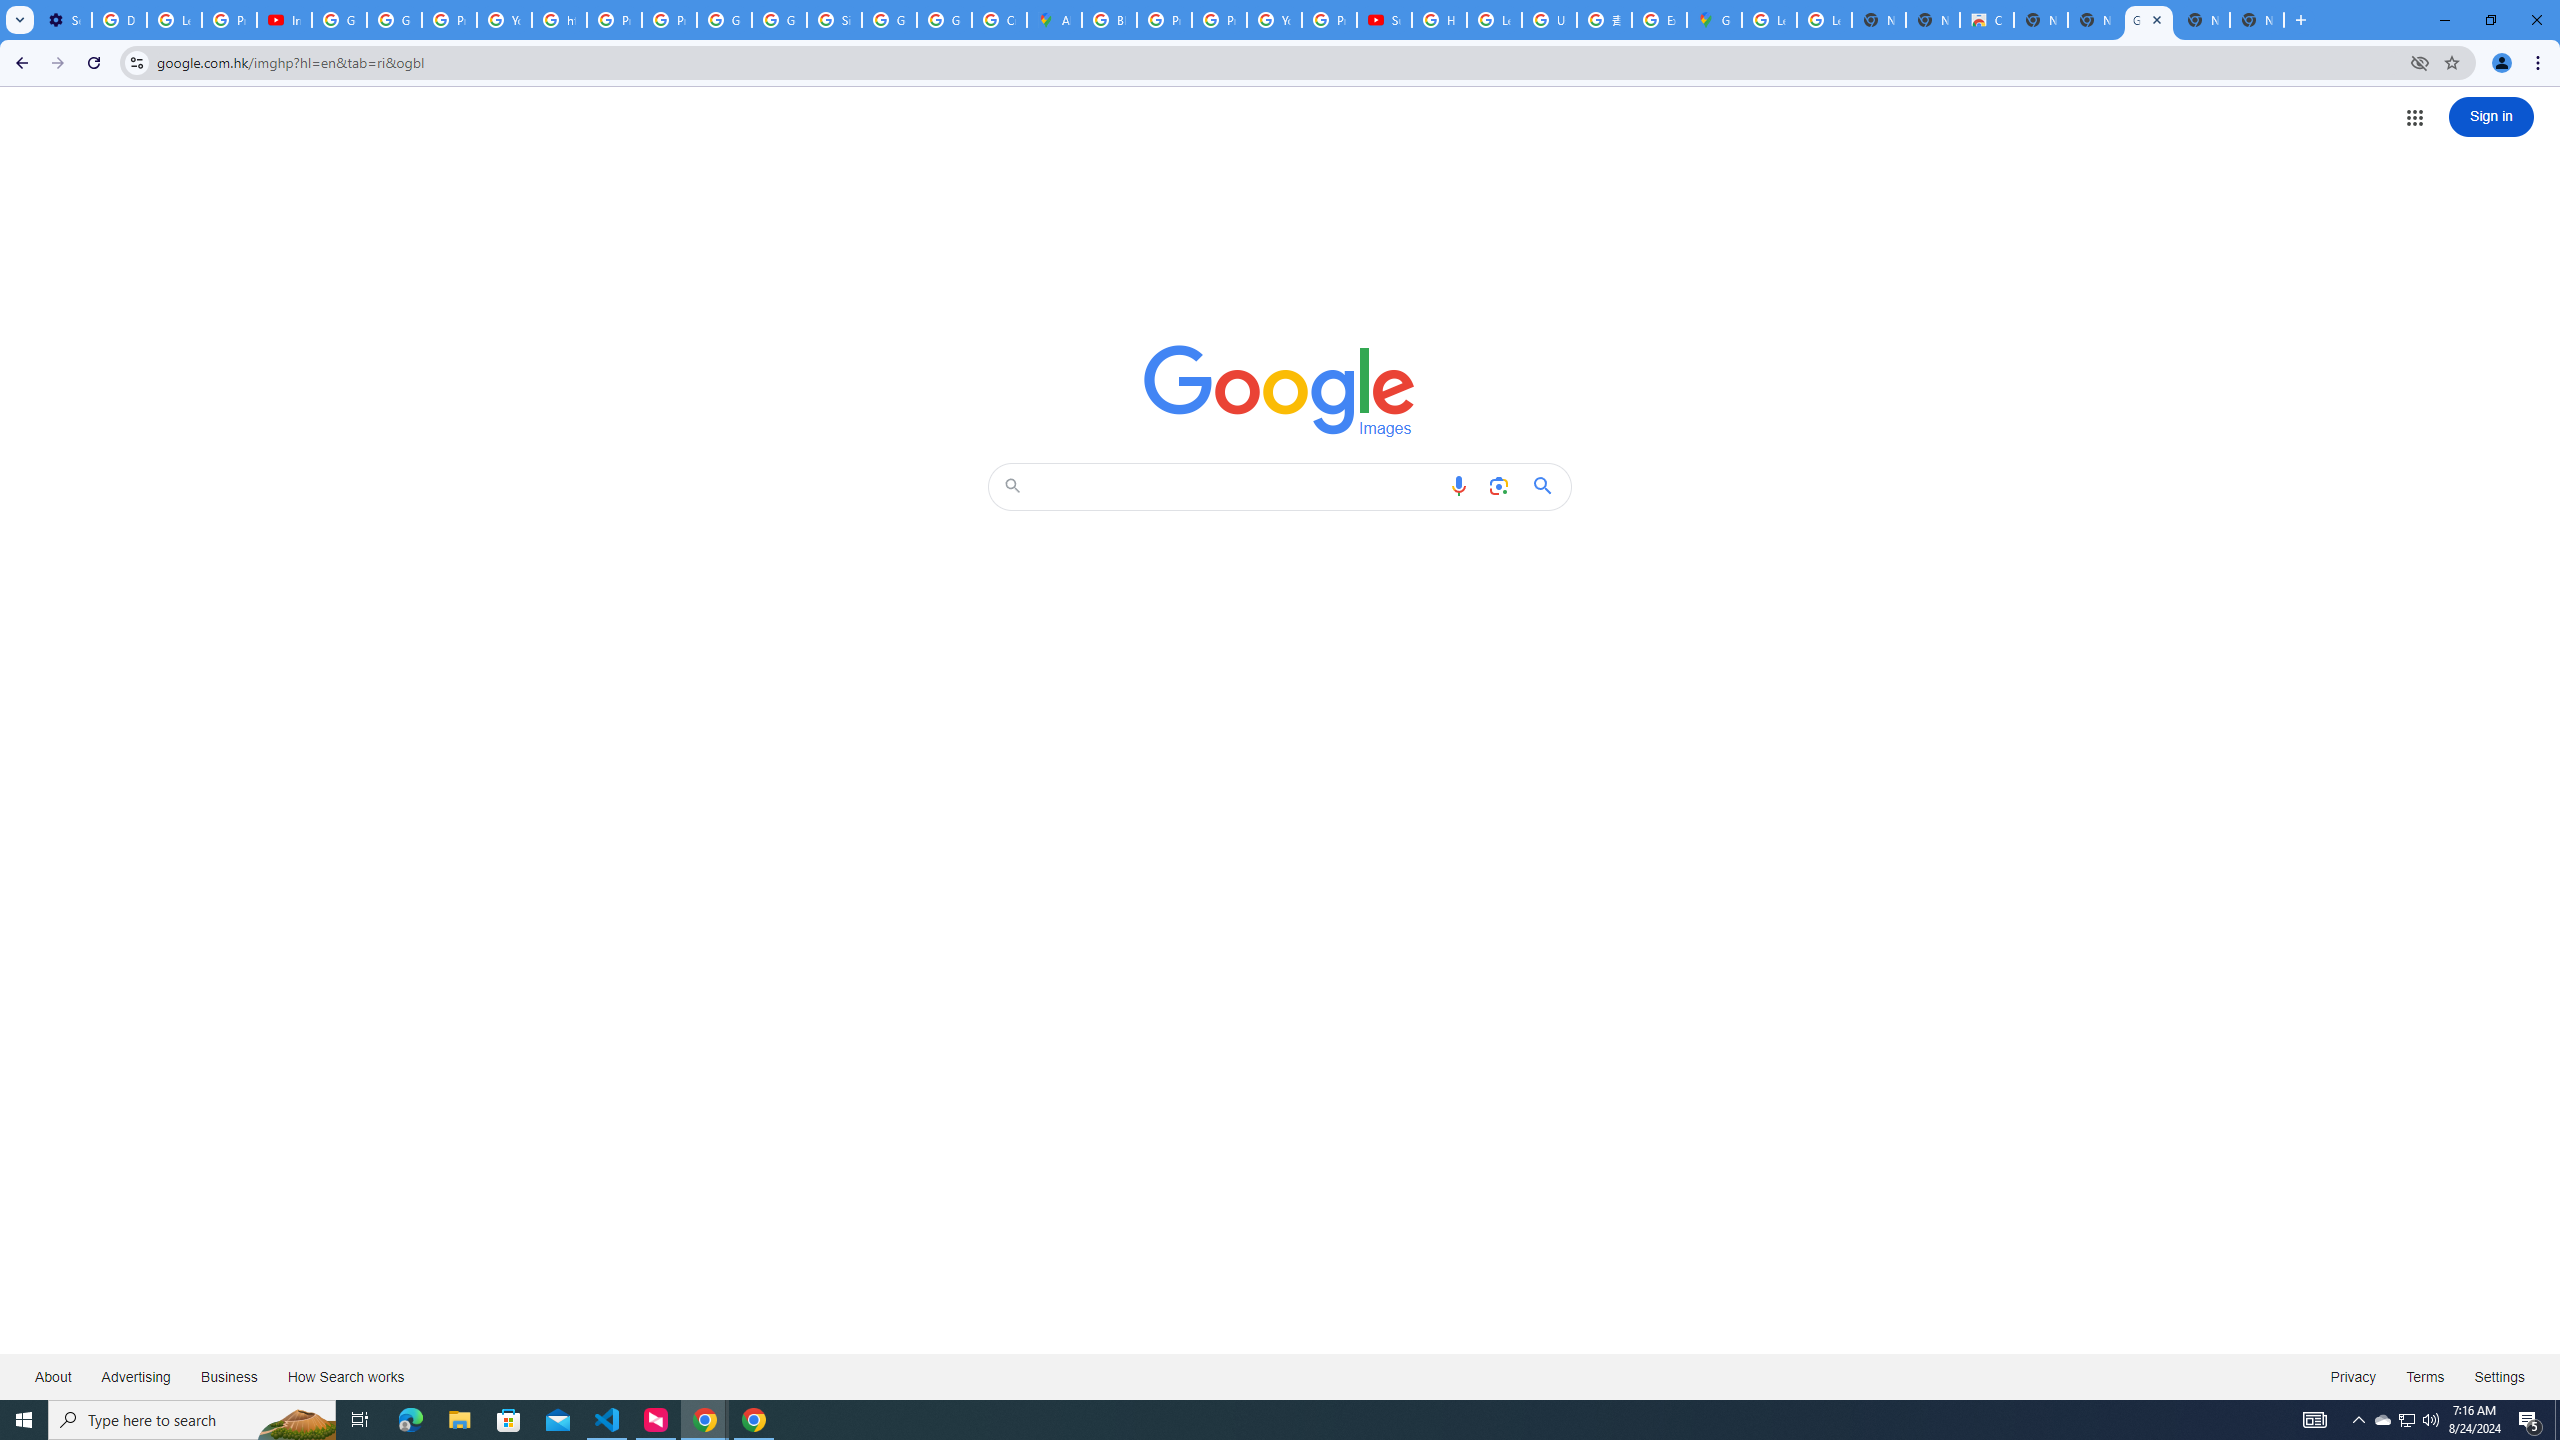  Describe the element at coordinates (52, 1375) in the screenshot. I see `'About'` at that location.